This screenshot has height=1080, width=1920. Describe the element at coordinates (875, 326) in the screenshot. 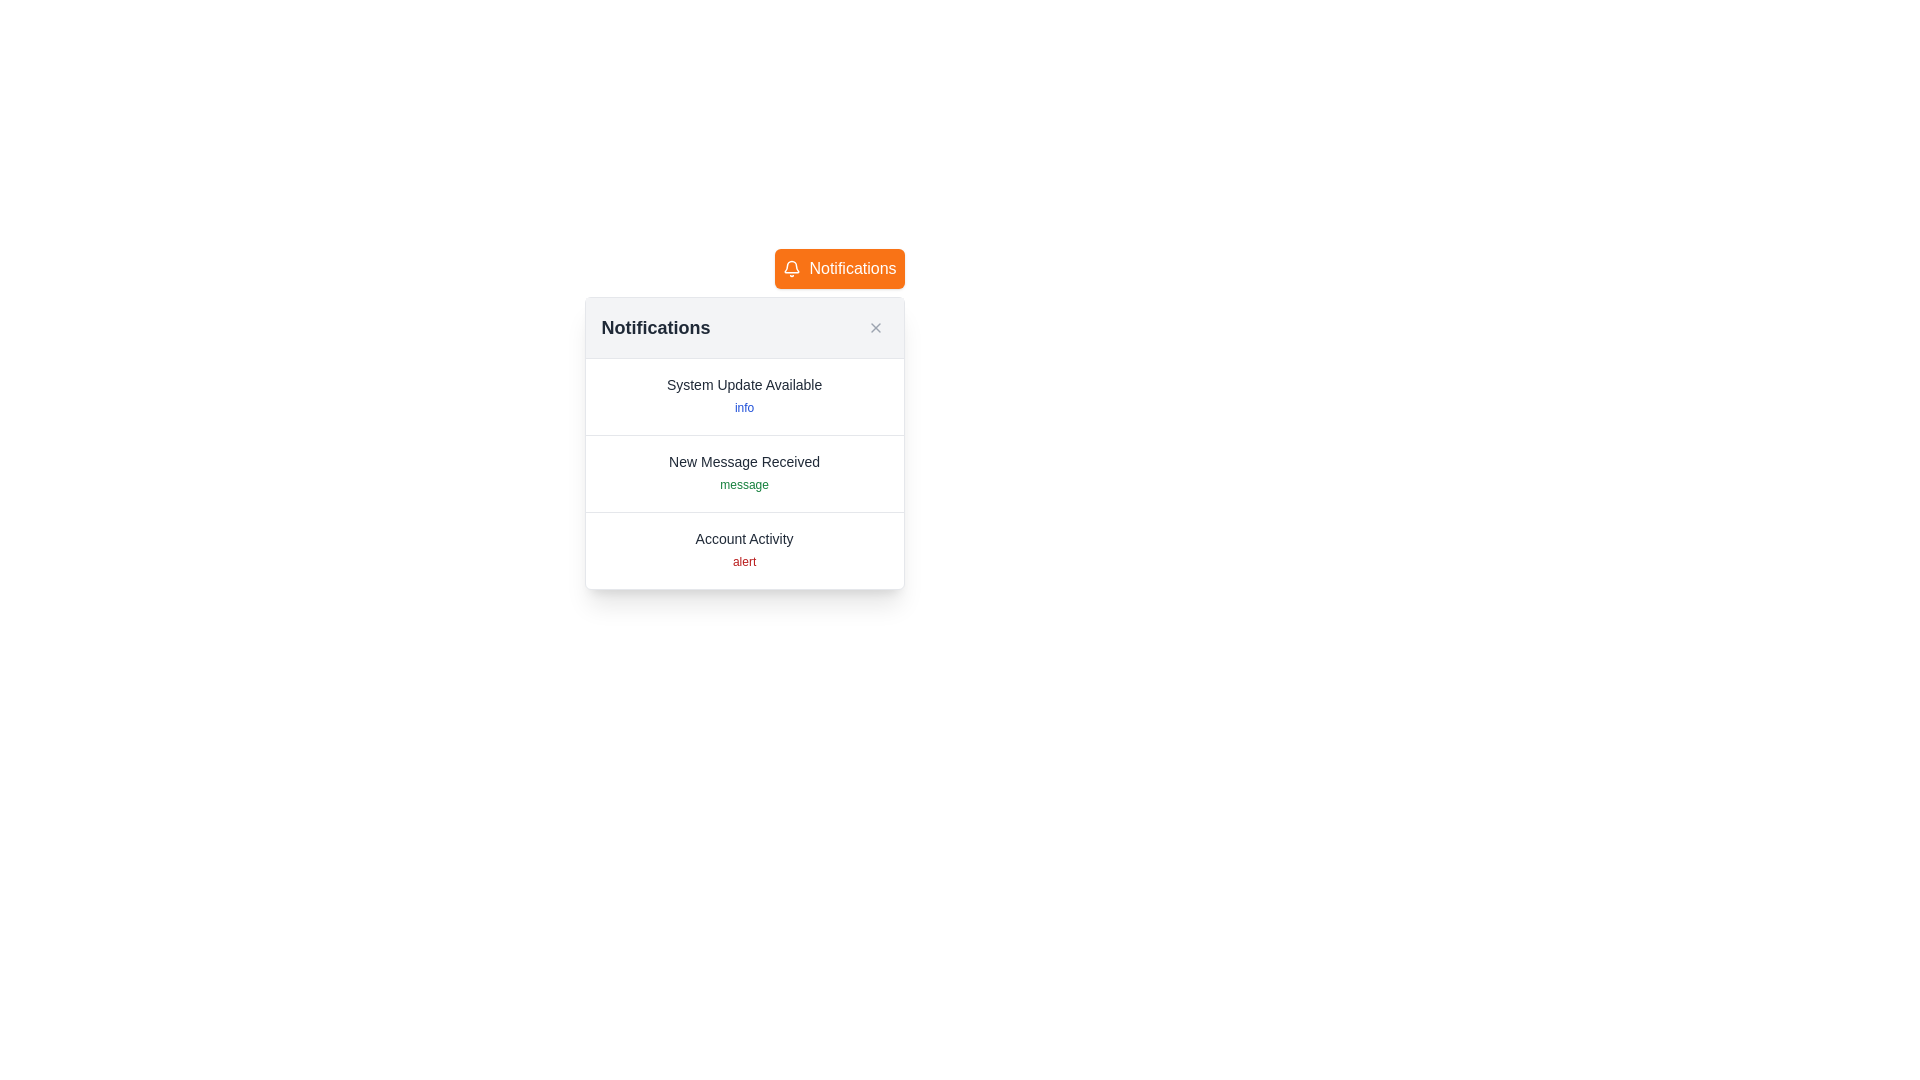

I see `the close button located at the top-right corner of the notifications pop-up panel` at that location.